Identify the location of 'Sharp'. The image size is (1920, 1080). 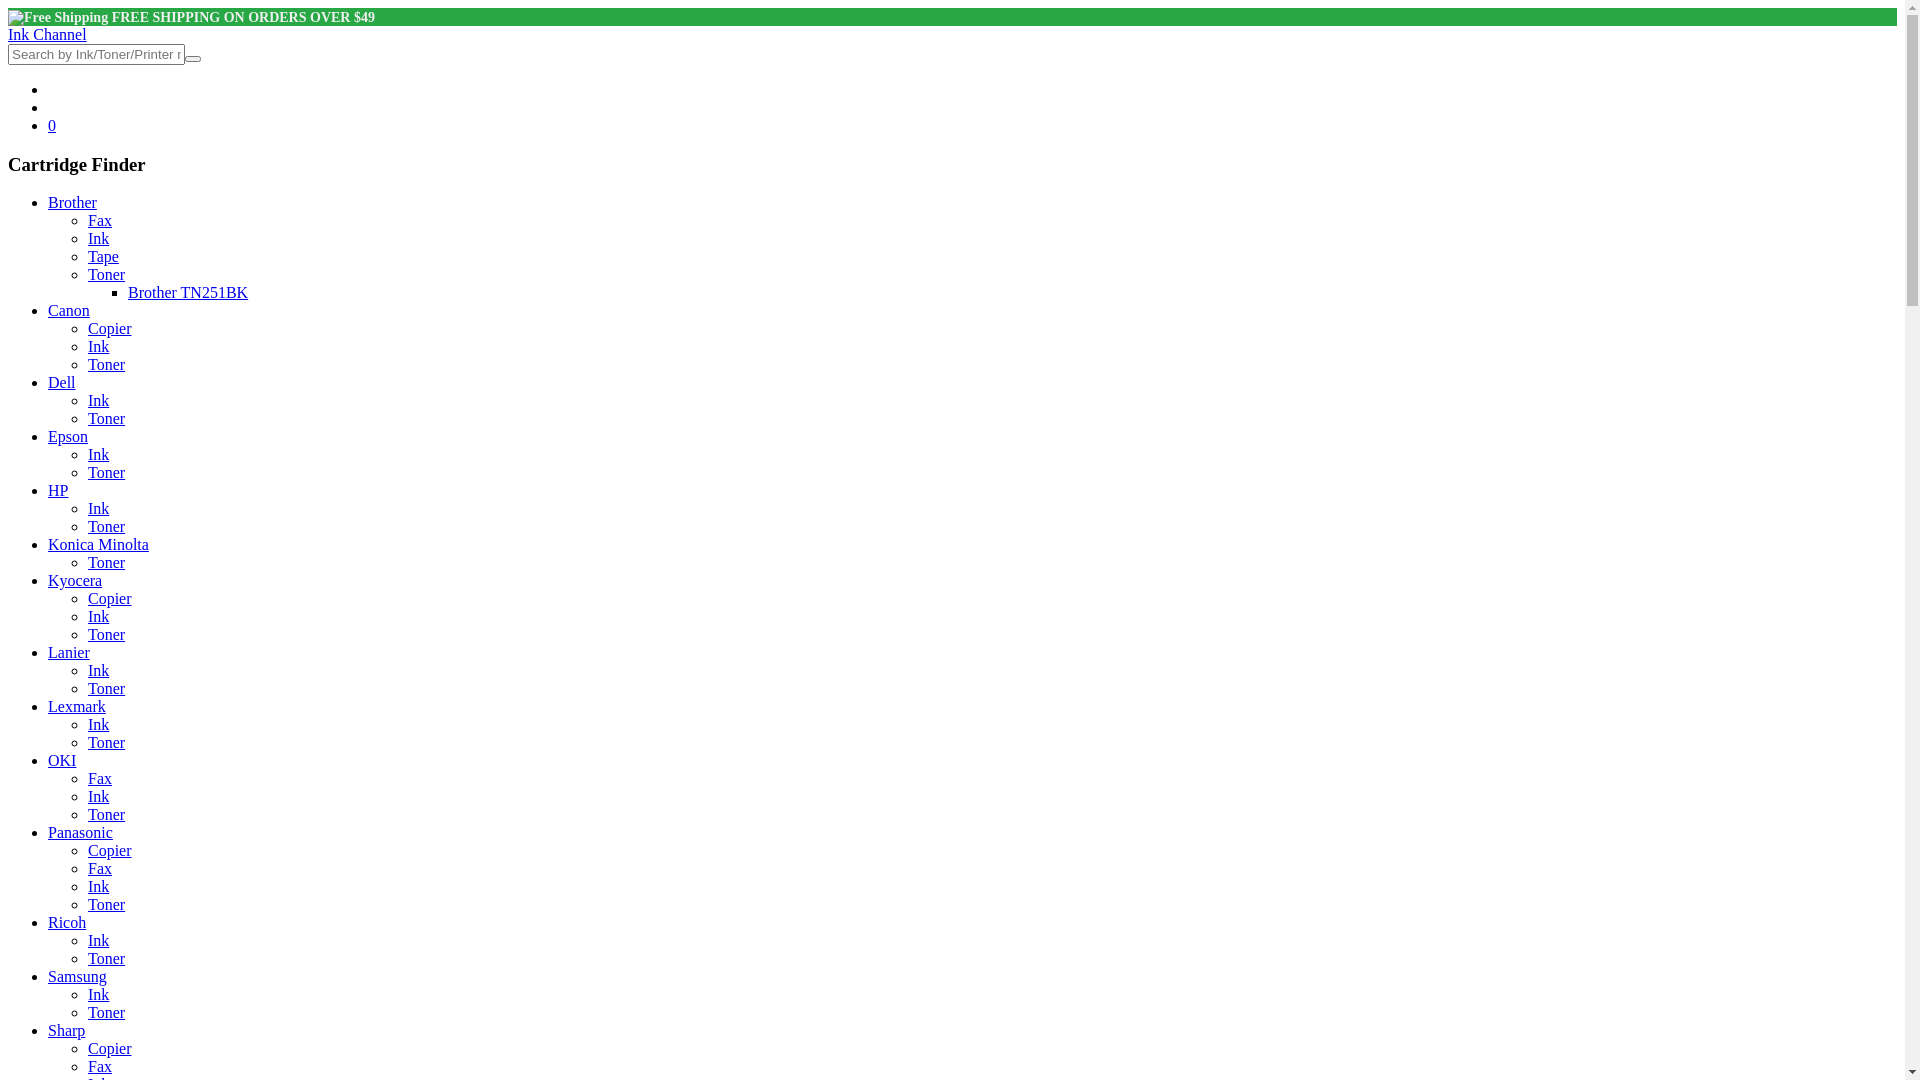
(48, 1030).